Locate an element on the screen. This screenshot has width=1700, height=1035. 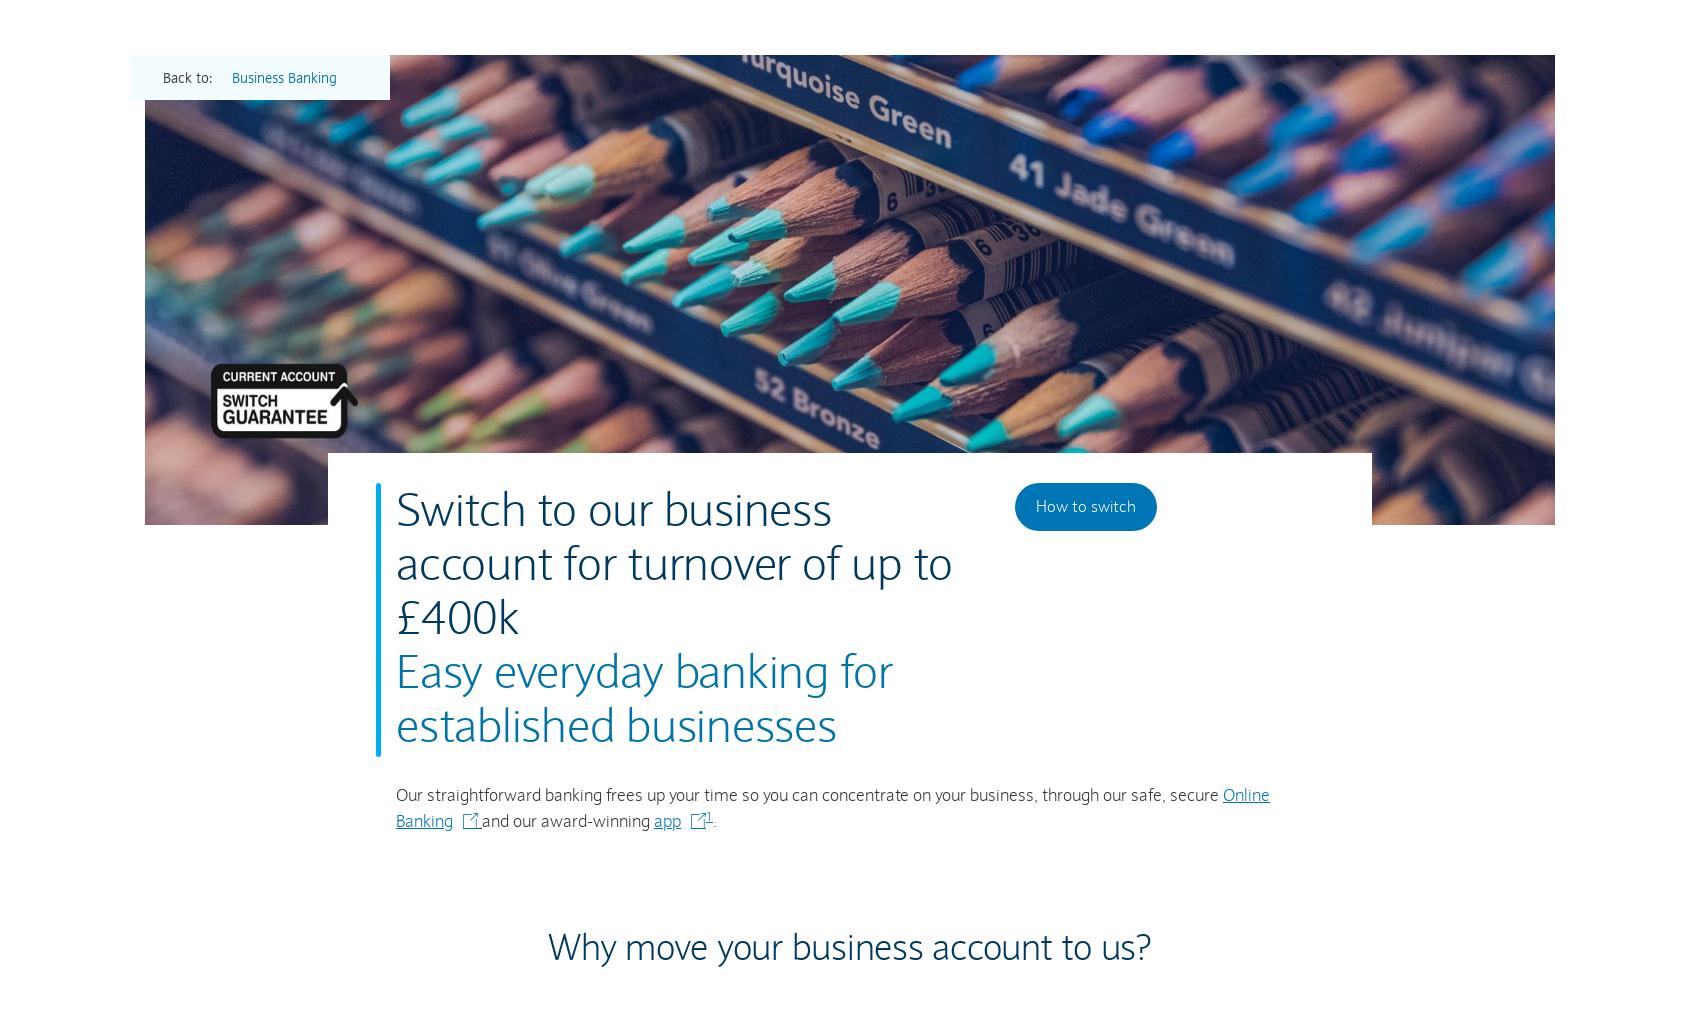
'Important information' is located at coordinates (683, 555).